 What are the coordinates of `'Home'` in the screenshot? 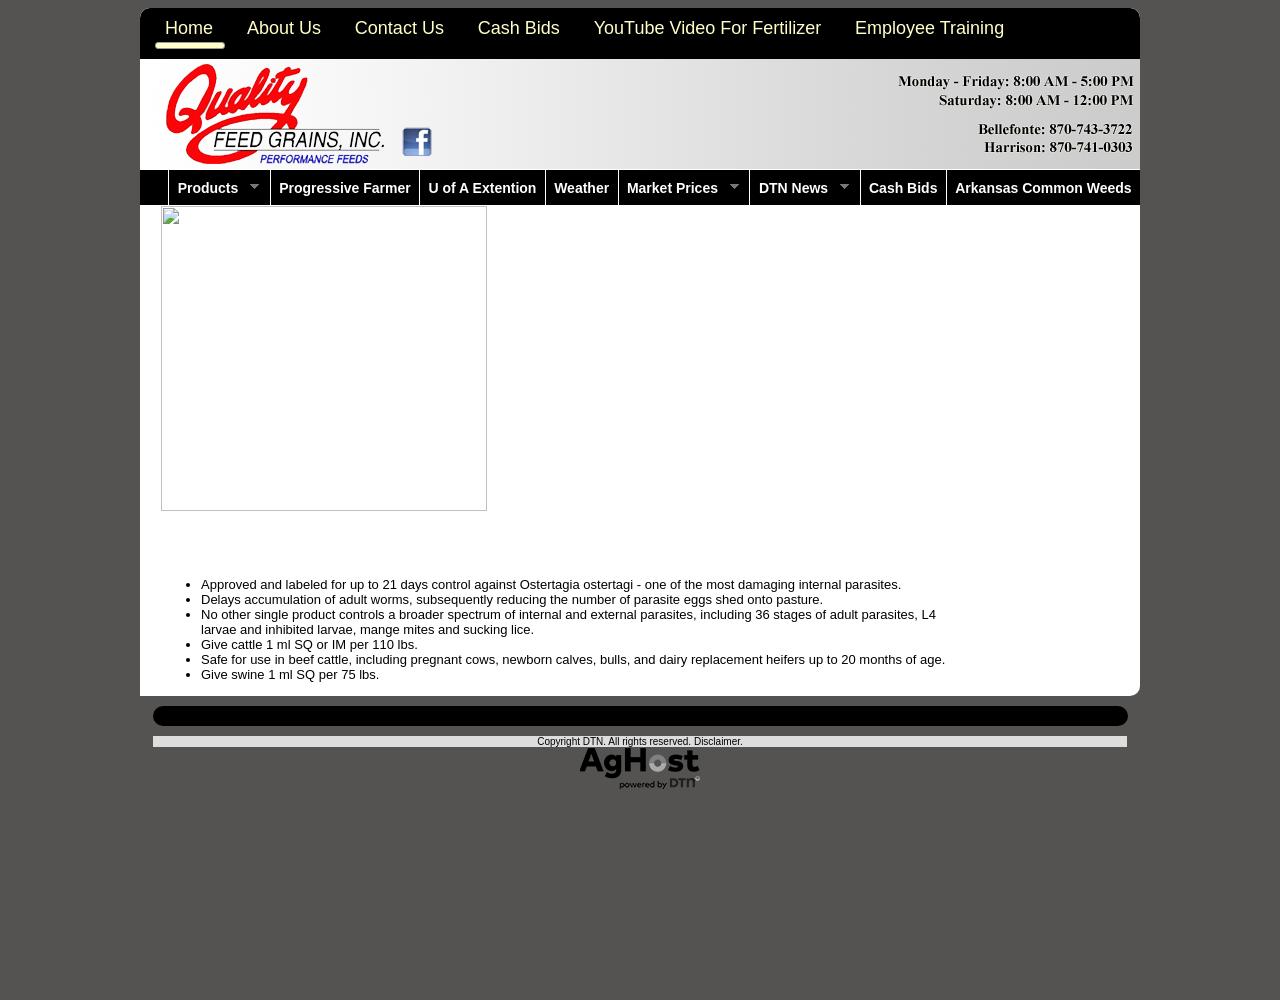 It's located at (189, 28).